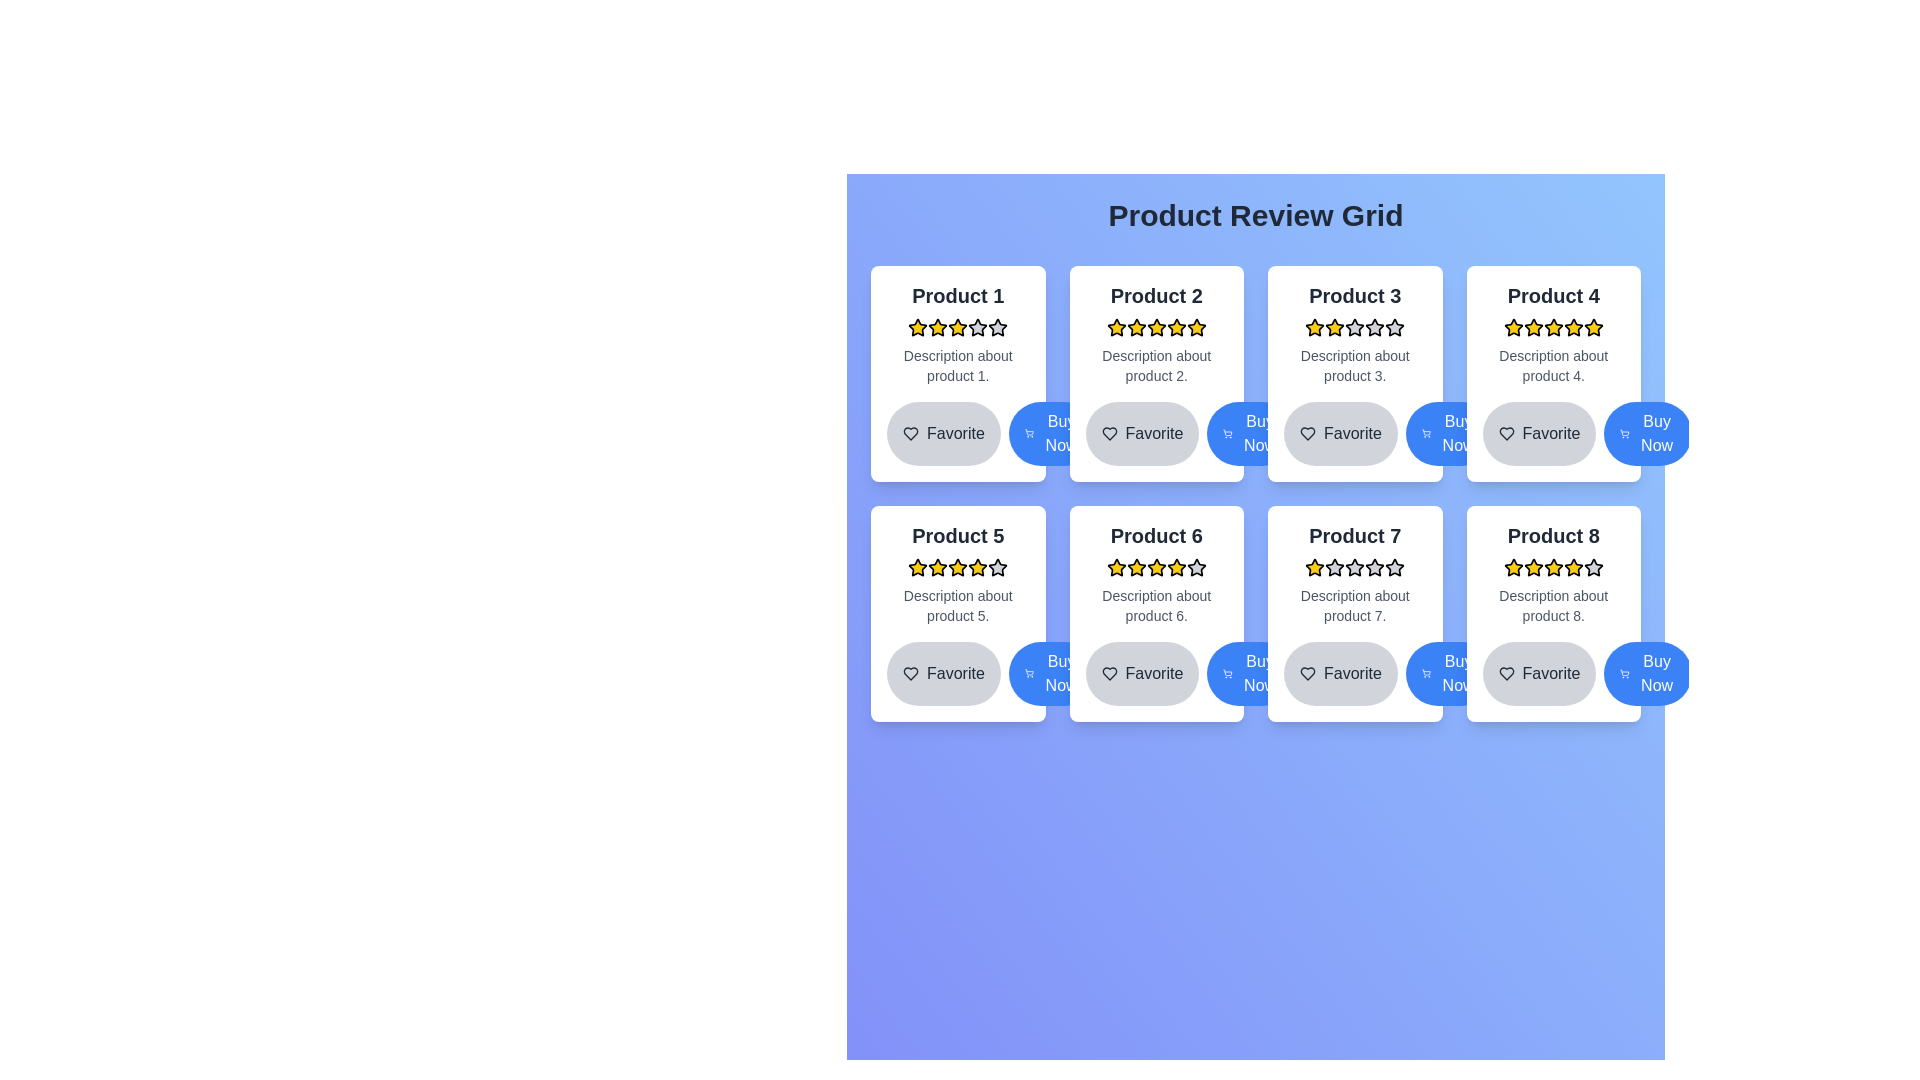  I want to click on the heart icon in the 'Favorite' button located at the bottom center of 'Product 8', so click(1506, 674).